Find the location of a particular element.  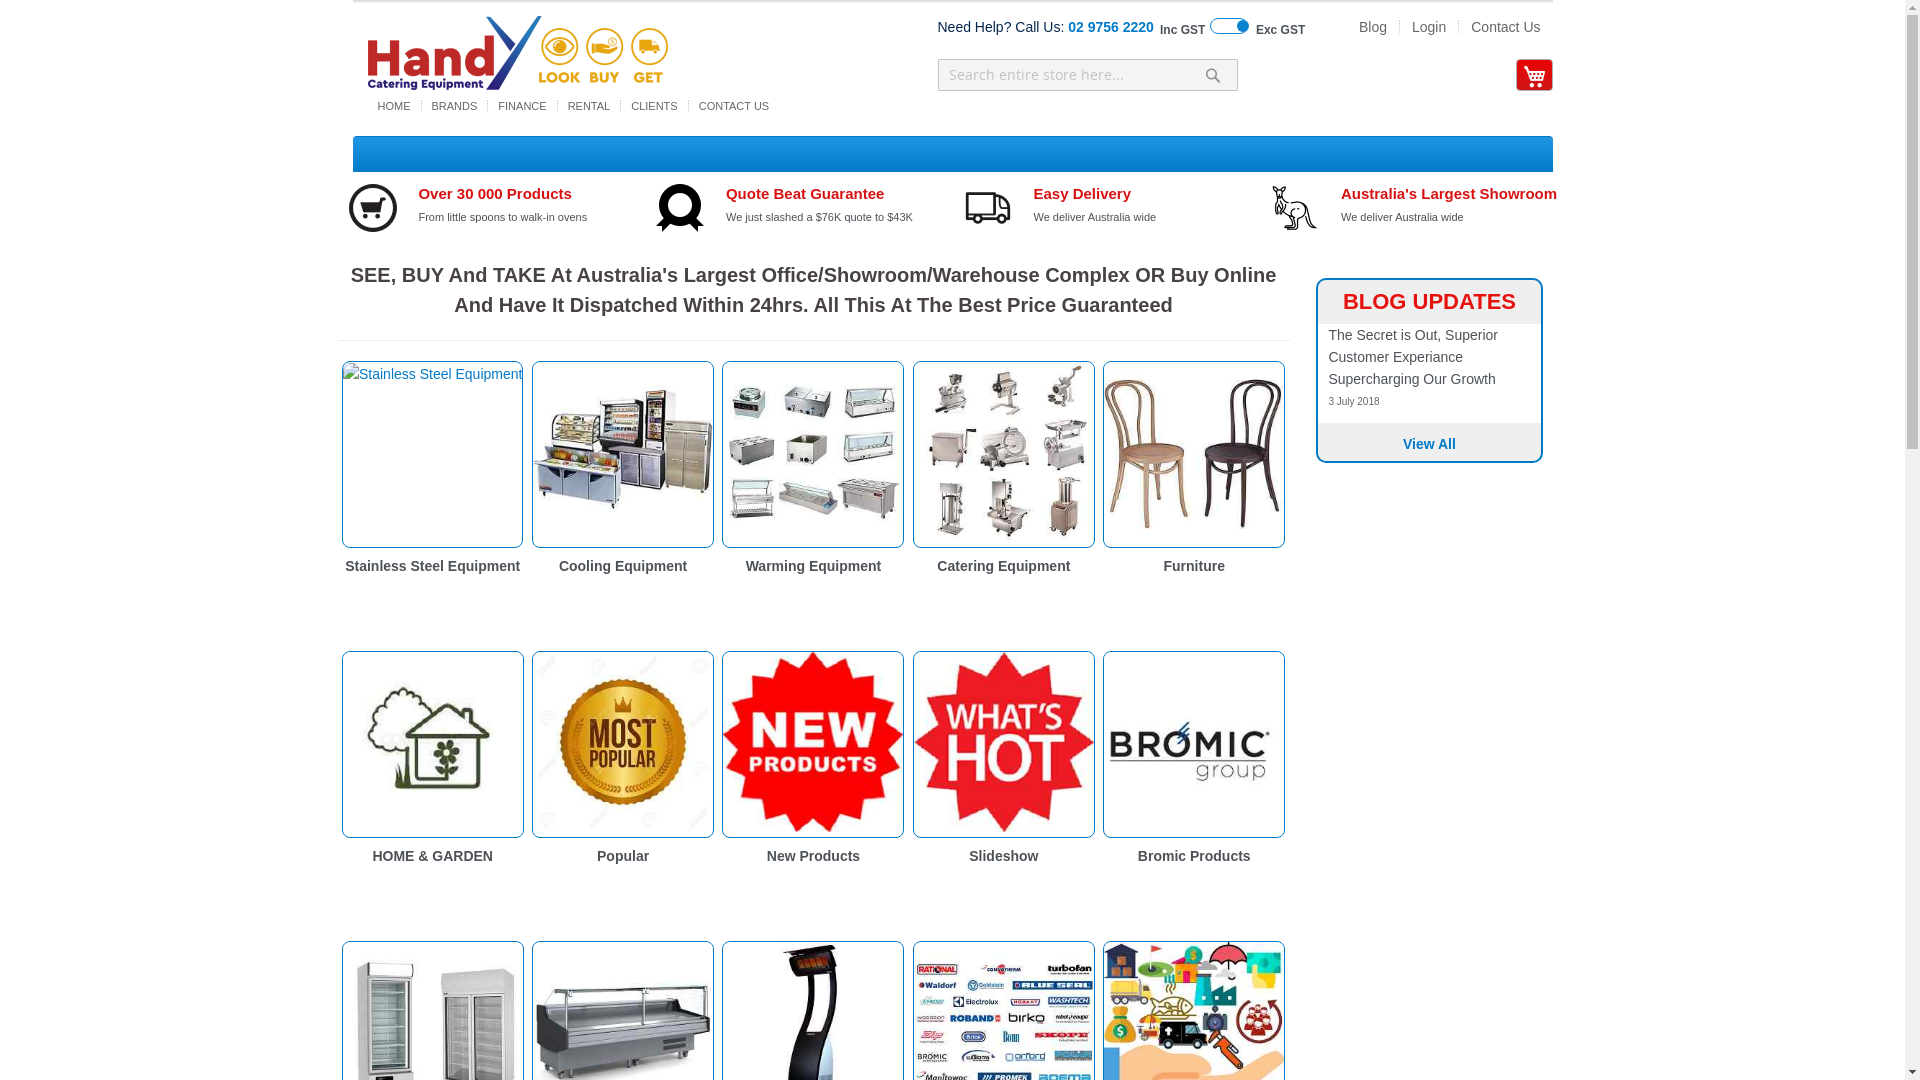

'Easy Delivery' is located at coordinates (1080, 193).